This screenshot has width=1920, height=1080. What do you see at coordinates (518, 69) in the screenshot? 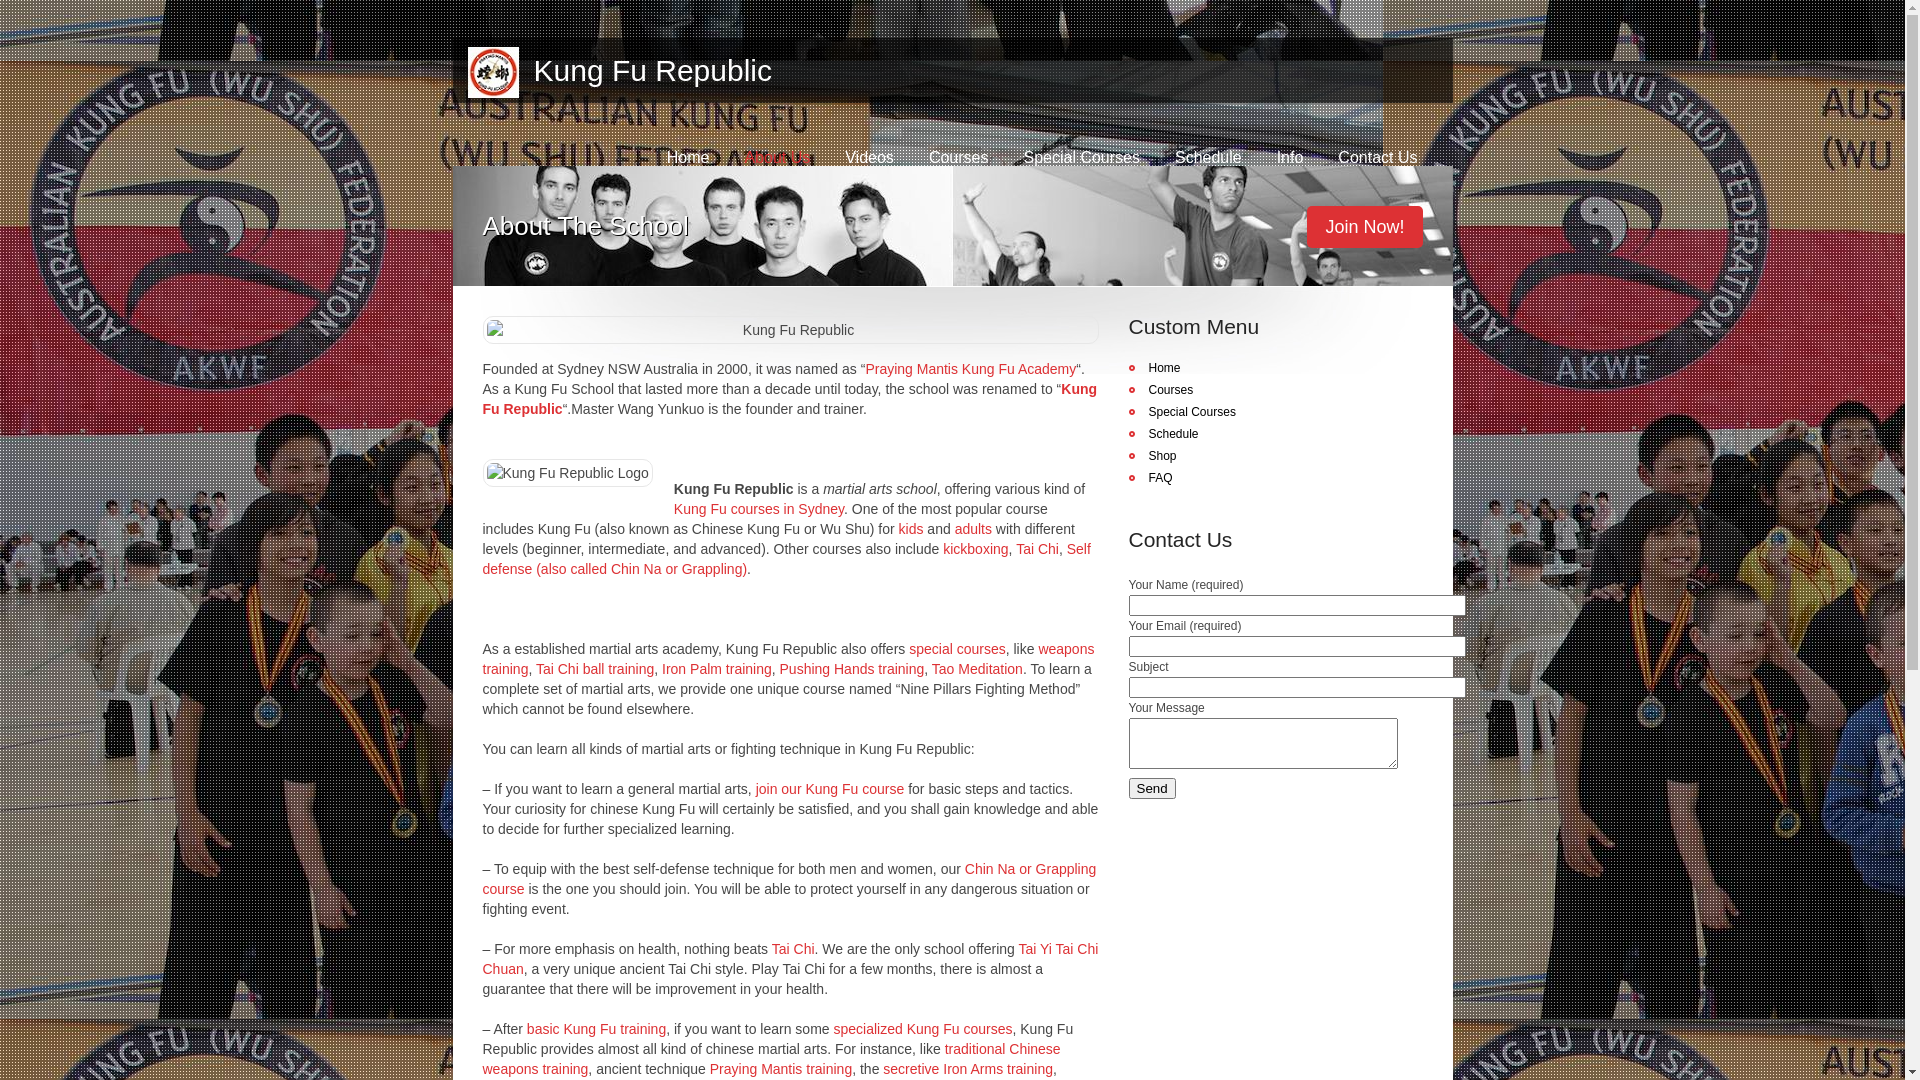
I see `'Kung Fu Republic'` at bounding box center [518, 69].